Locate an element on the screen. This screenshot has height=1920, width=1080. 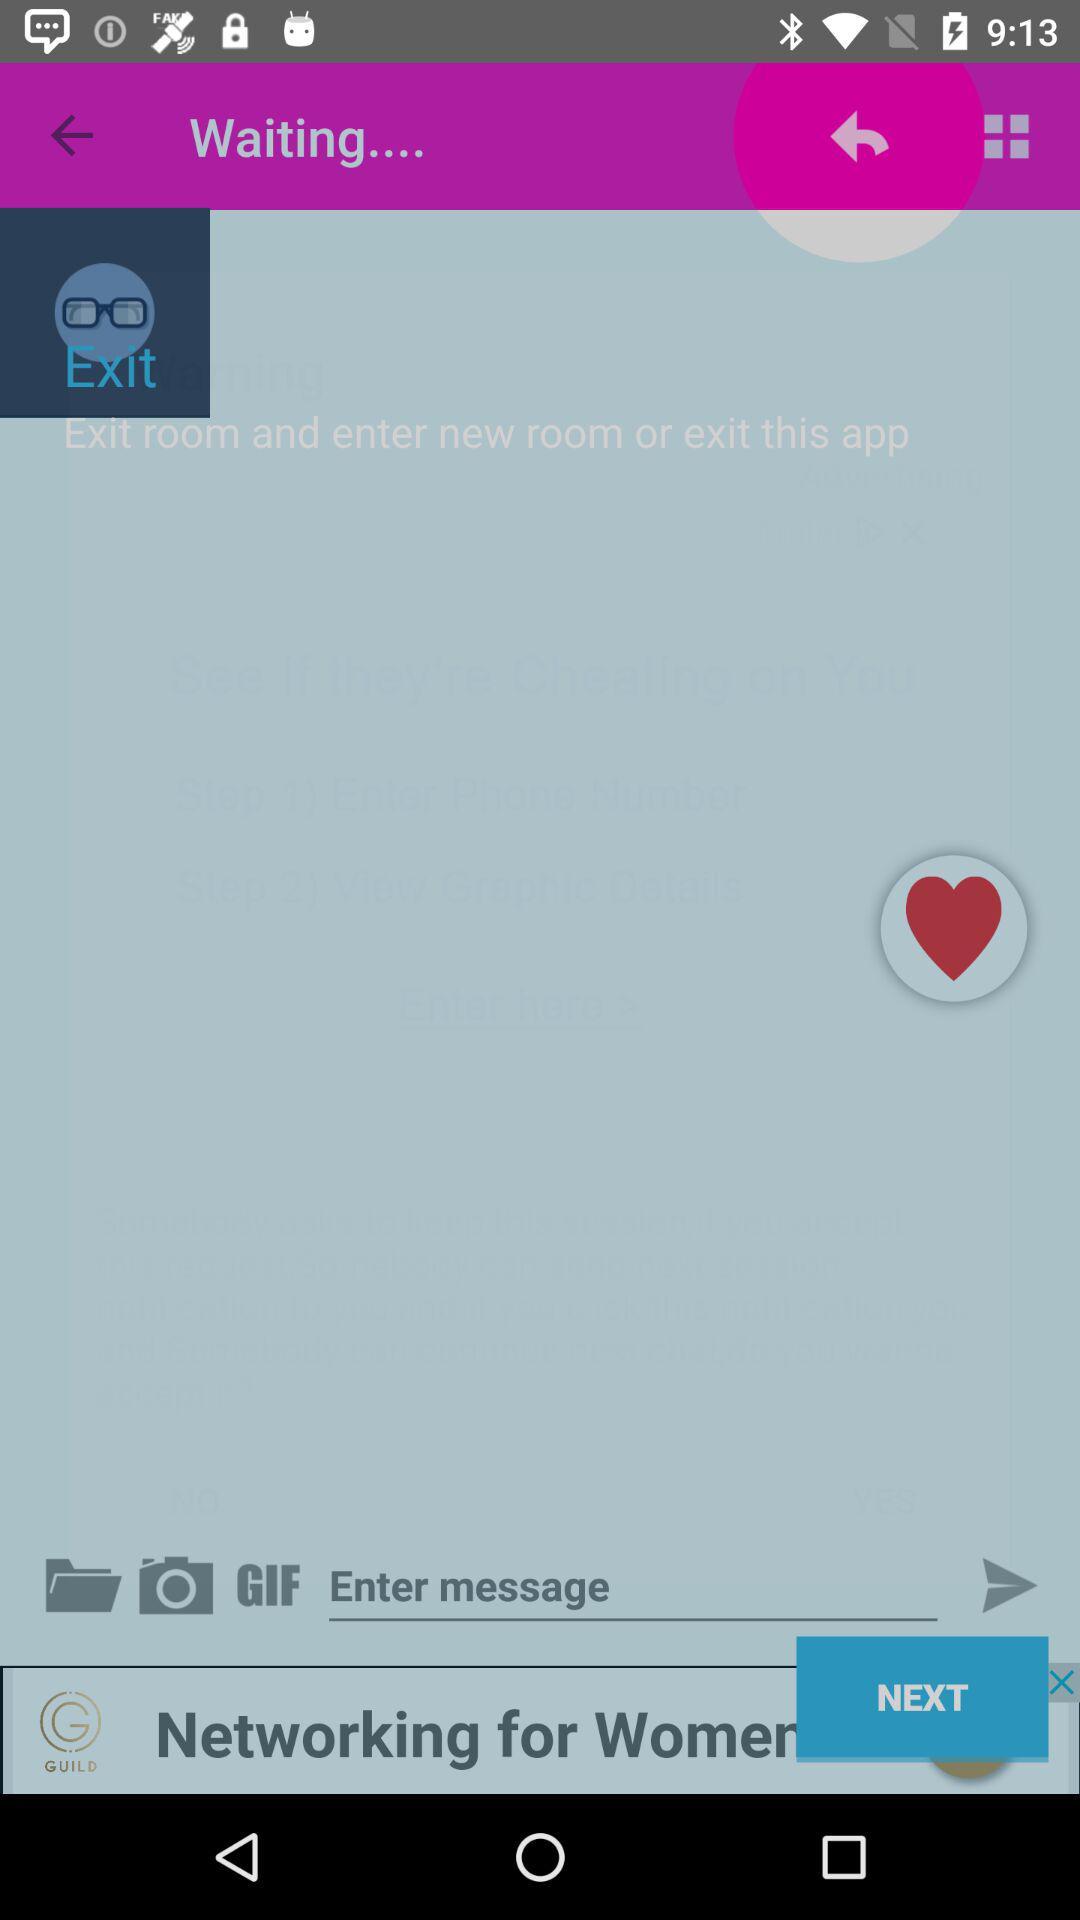
the message box is located at coordinates (633, 1584).